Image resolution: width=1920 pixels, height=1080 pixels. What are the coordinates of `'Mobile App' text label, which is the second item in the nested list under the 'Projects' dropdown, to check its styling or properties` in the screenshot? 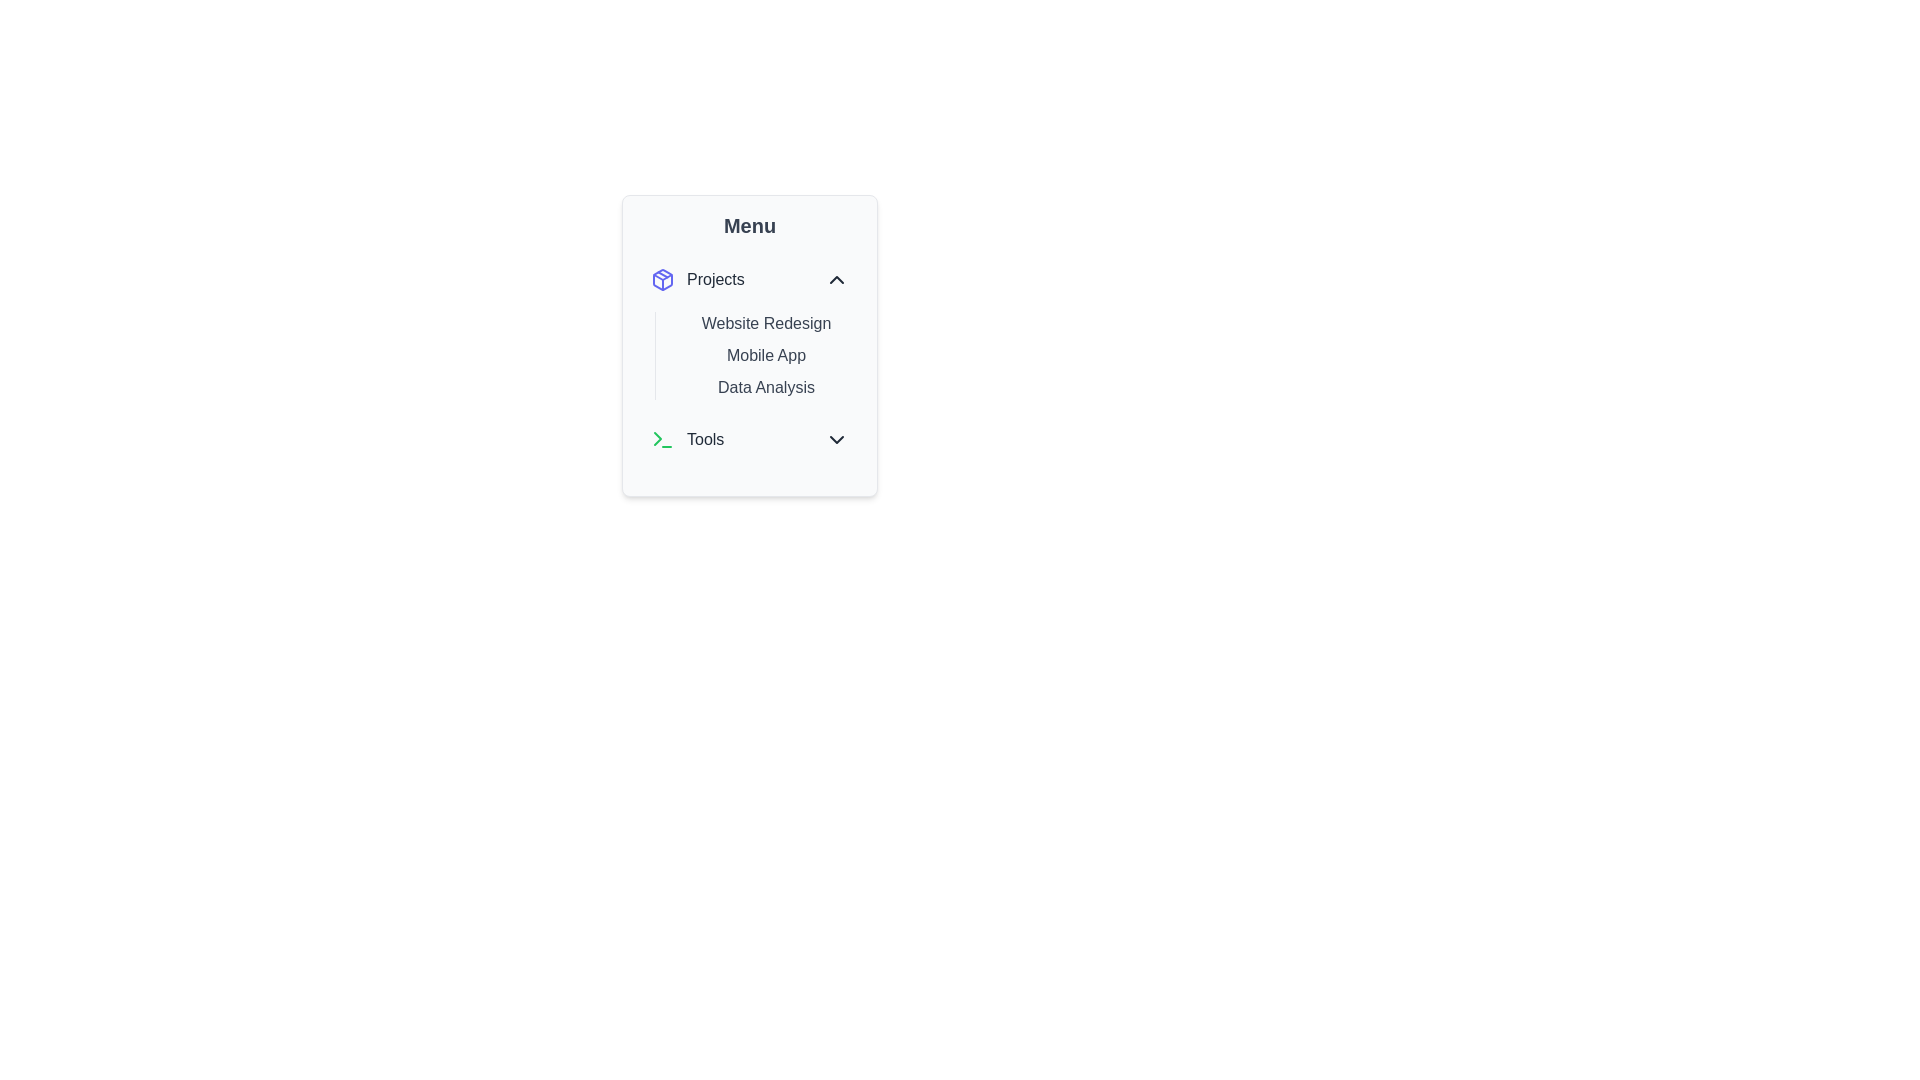 It's located at (748, 345).